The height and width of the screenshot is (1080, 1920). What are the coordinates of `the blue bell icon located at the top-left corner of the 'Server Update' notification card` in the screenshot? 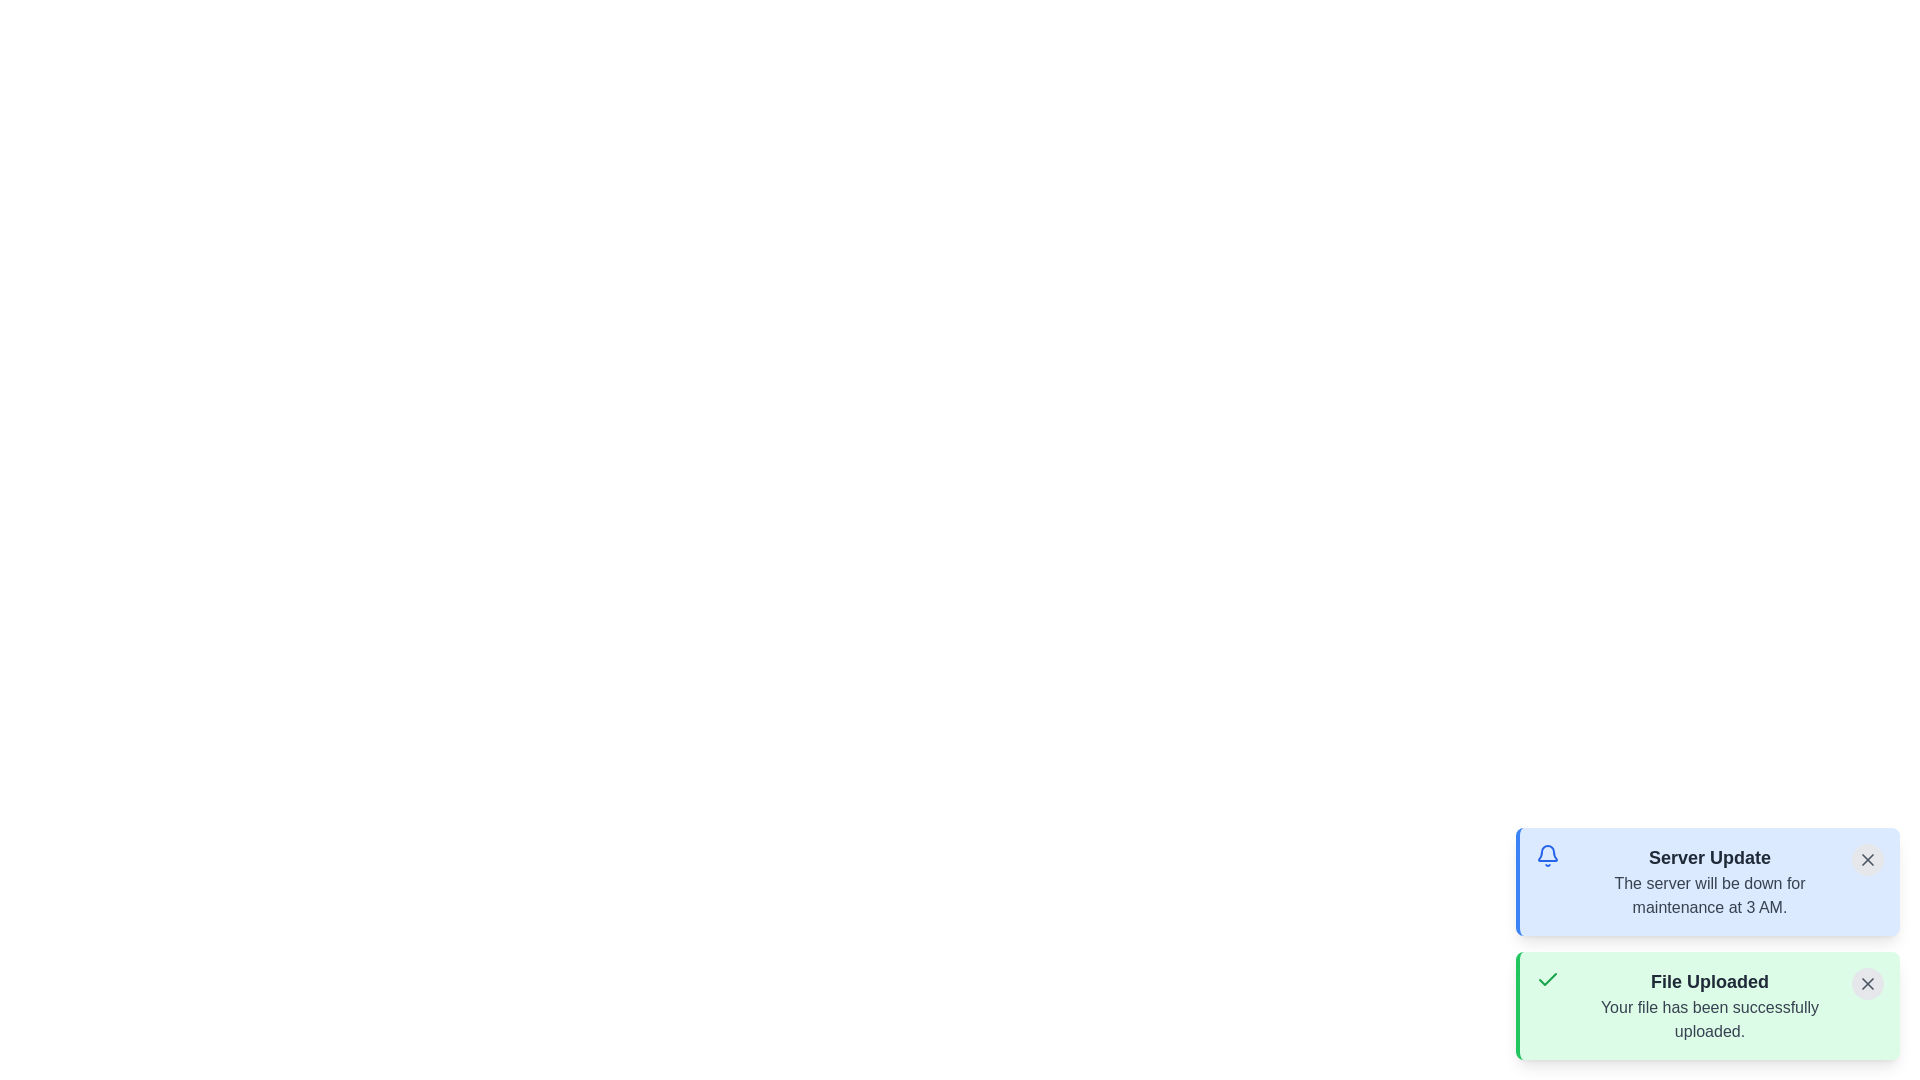 It's located at (1547, 855).